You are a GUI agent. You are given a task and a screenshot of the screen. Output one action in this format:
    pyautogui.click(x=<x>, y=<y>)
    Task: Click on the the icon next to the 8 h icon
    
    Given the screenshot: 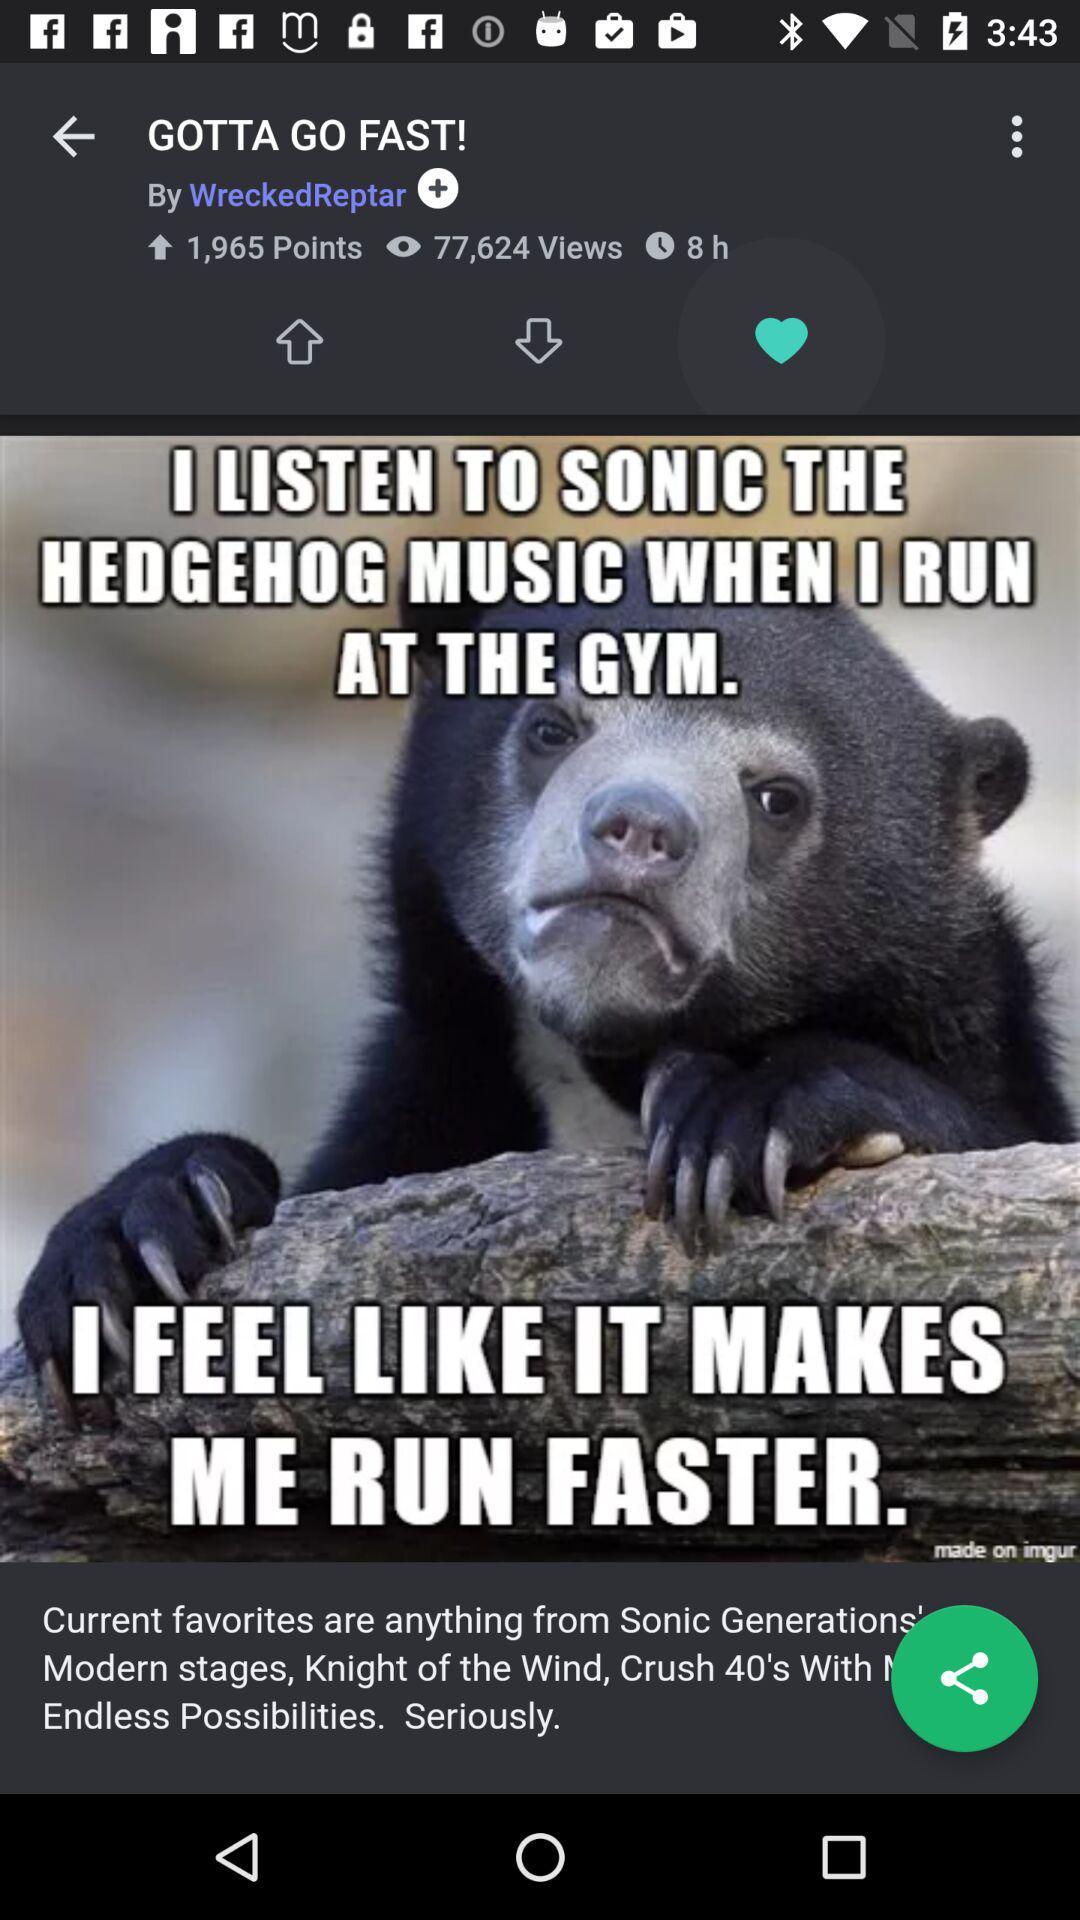 What is the action you would take?
    pyautogui.click(x=540, y=341)
    